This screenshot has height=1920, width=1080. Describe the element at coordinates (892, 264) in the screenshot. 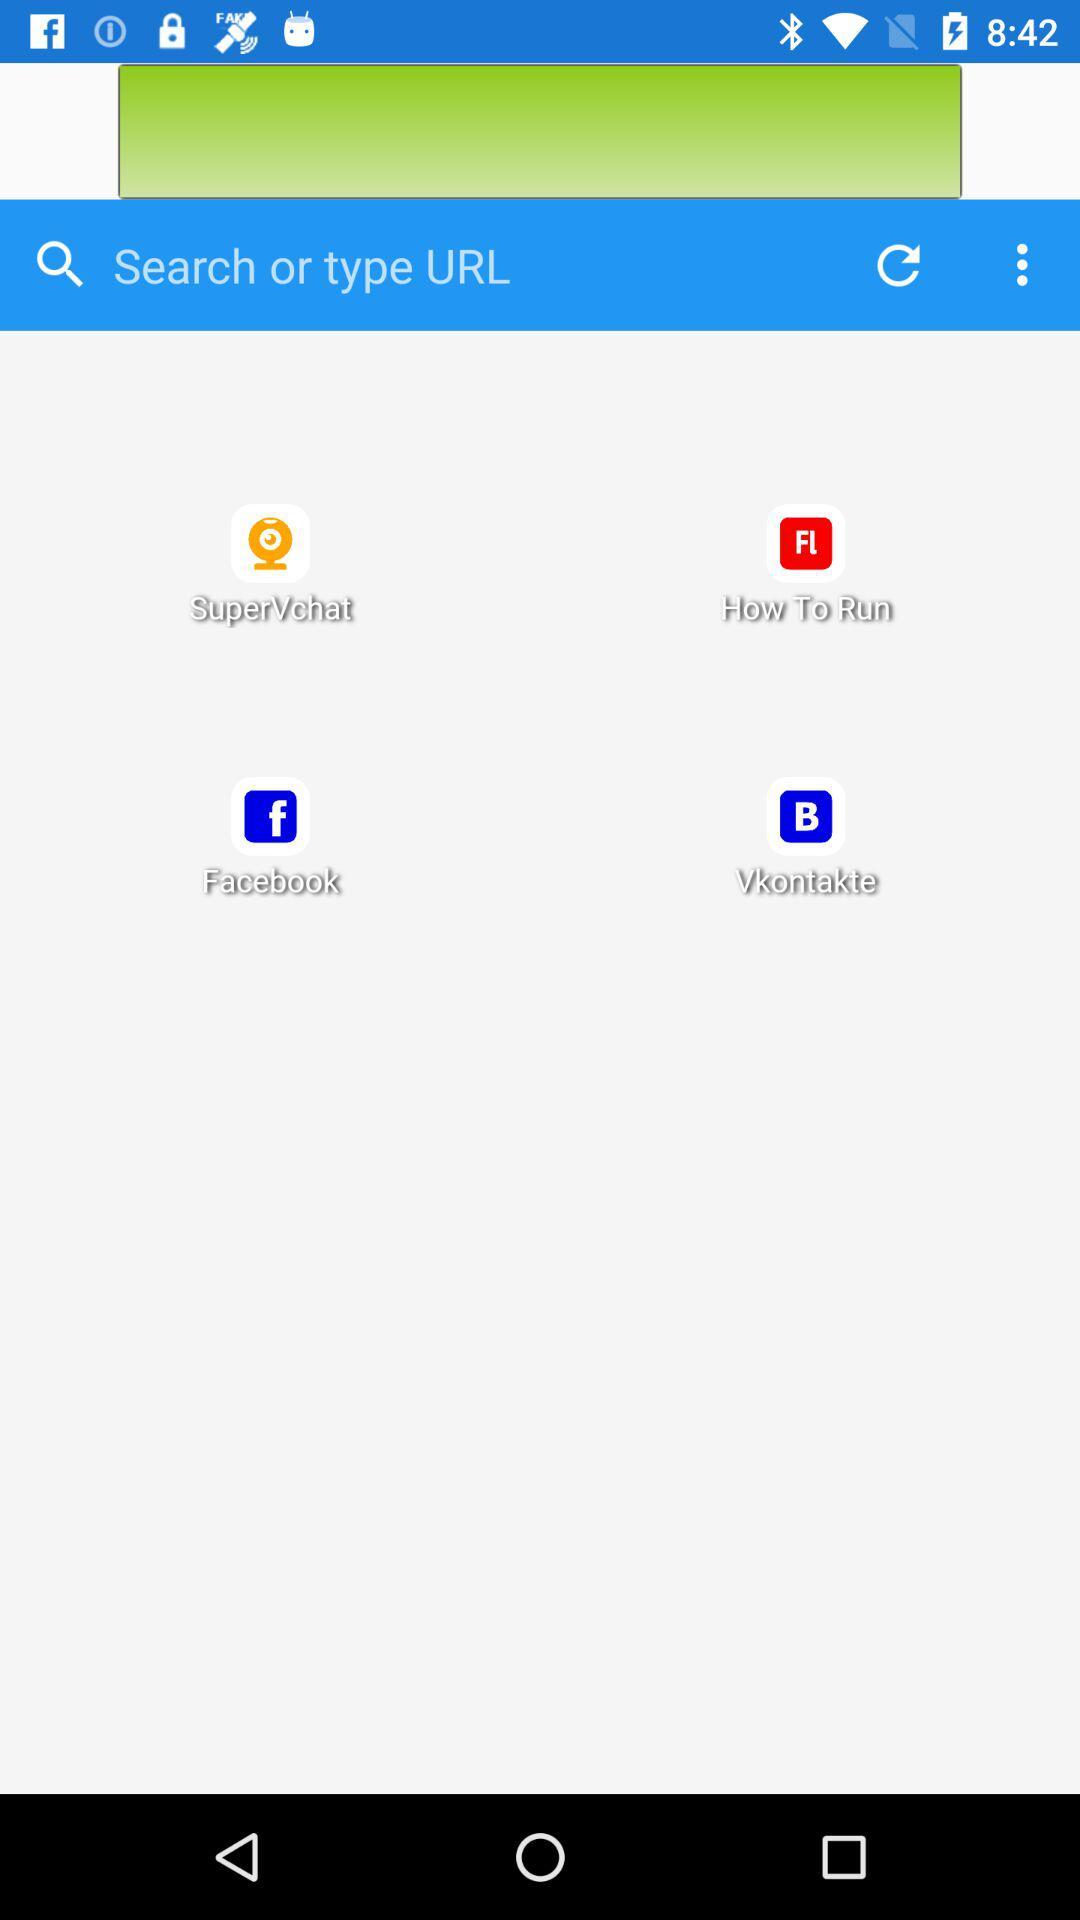

I see `refresh` at that location.